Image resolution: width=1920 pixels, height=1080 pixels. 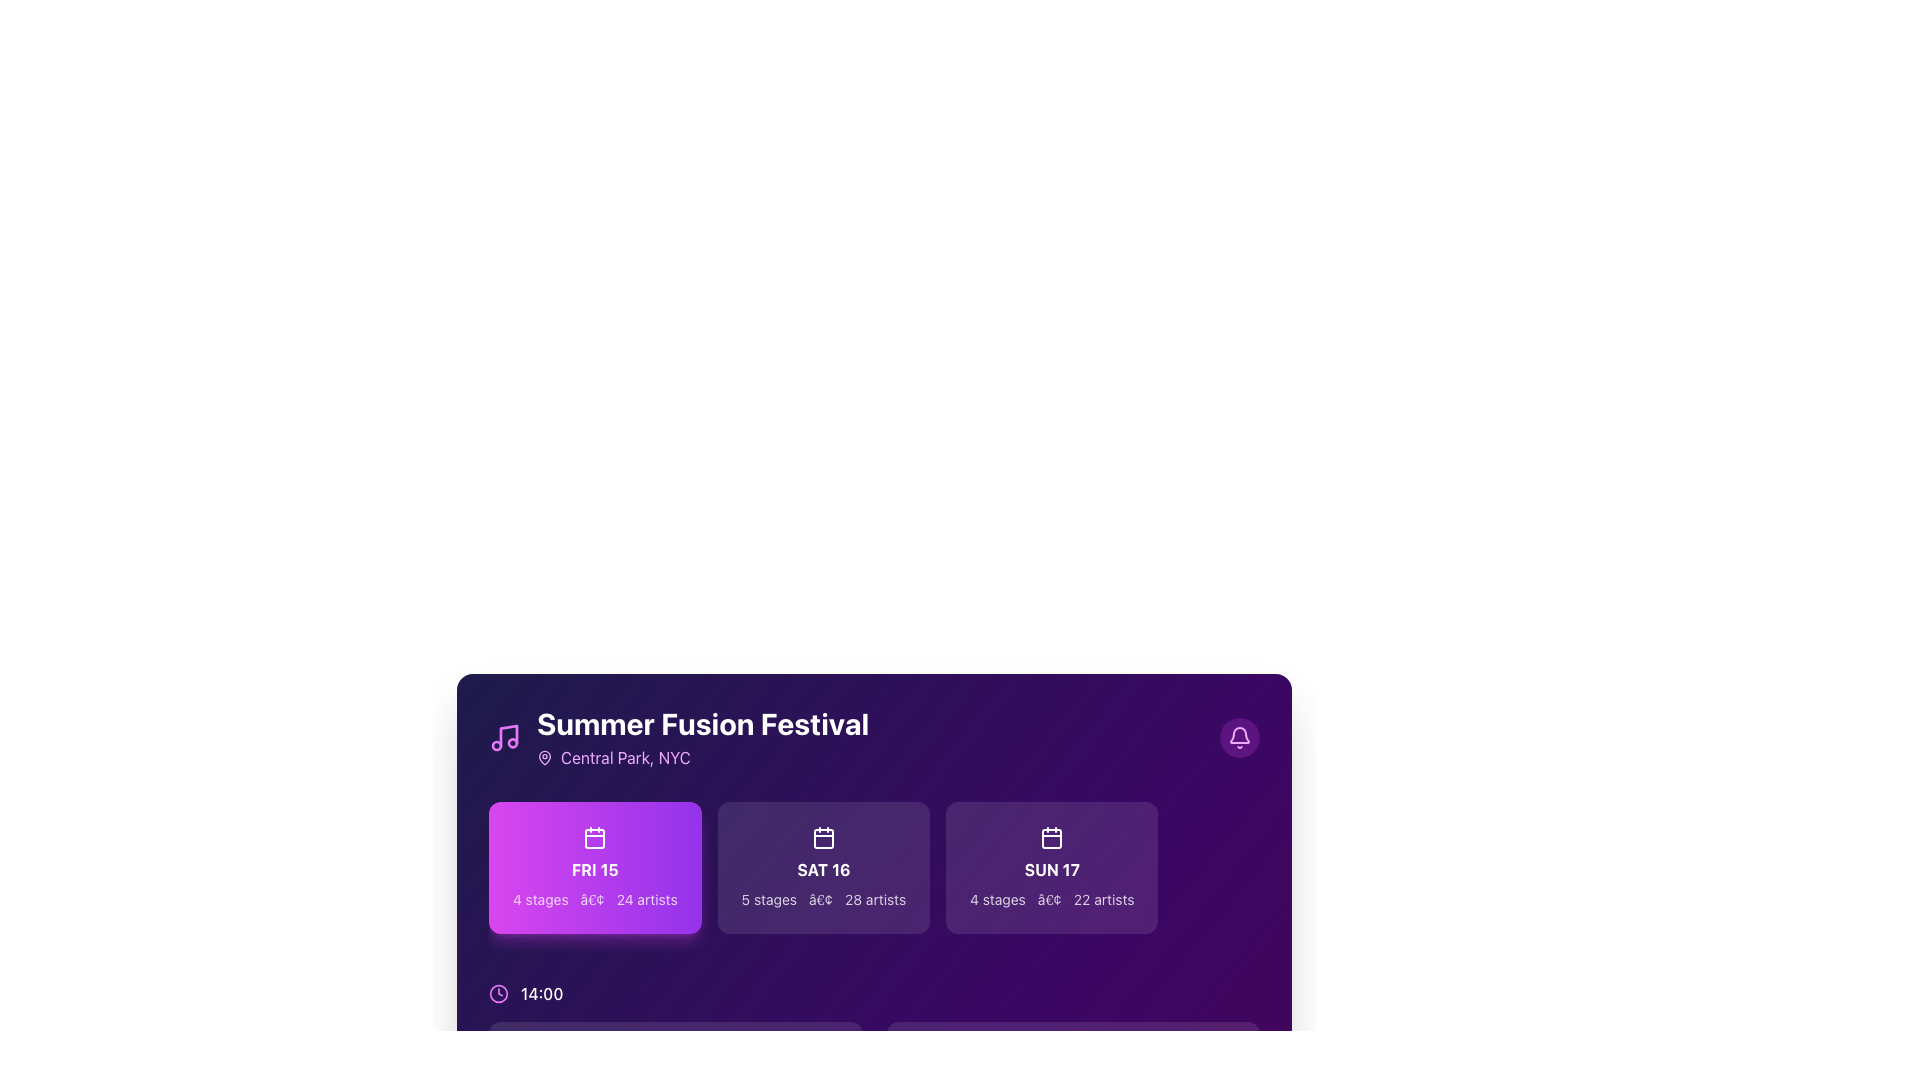 What do you see at coordinates (998, 898) in the screenshot?
I see `the text label that indicates the number of stages available for Sunday, the 17th, located at the bottom left of the third date card` at bounding box center [998, 898].